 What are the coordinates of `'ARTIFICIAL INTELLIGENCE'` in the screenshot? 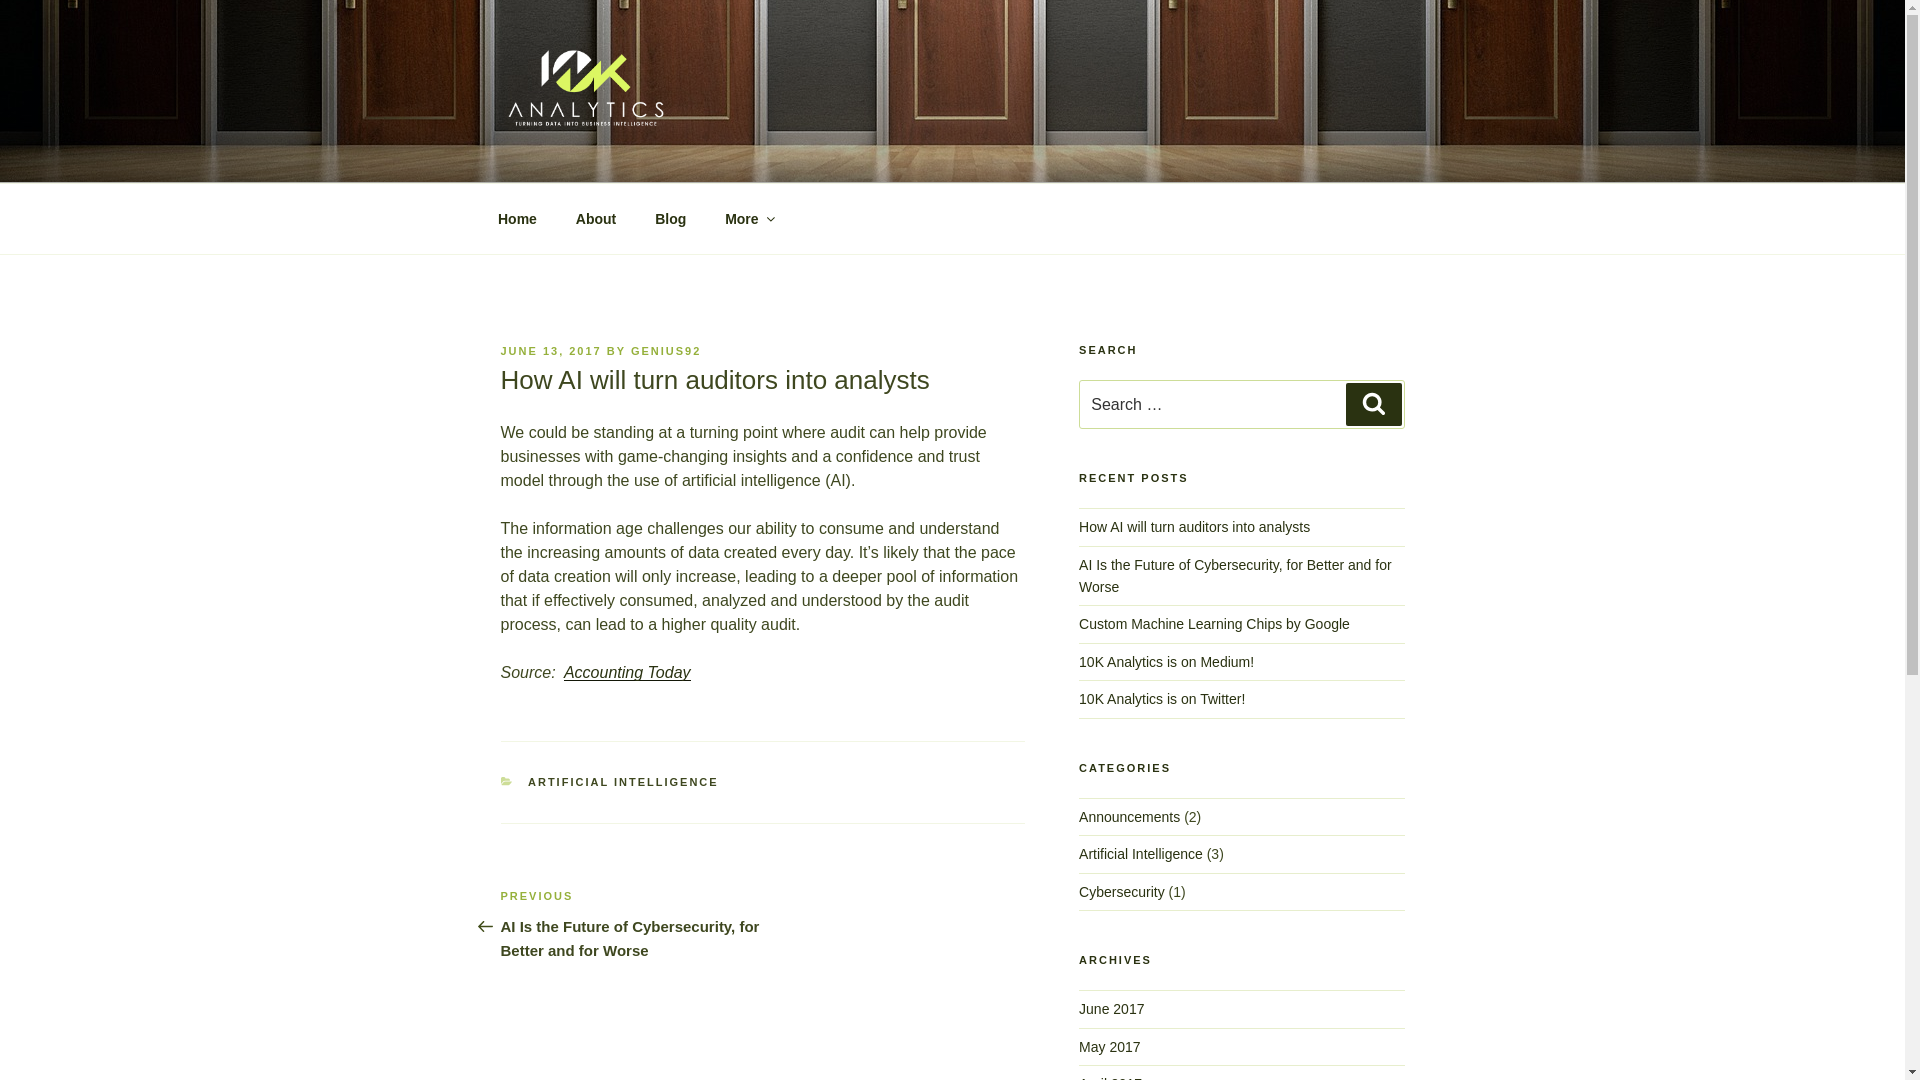 It's located at (622, 781).